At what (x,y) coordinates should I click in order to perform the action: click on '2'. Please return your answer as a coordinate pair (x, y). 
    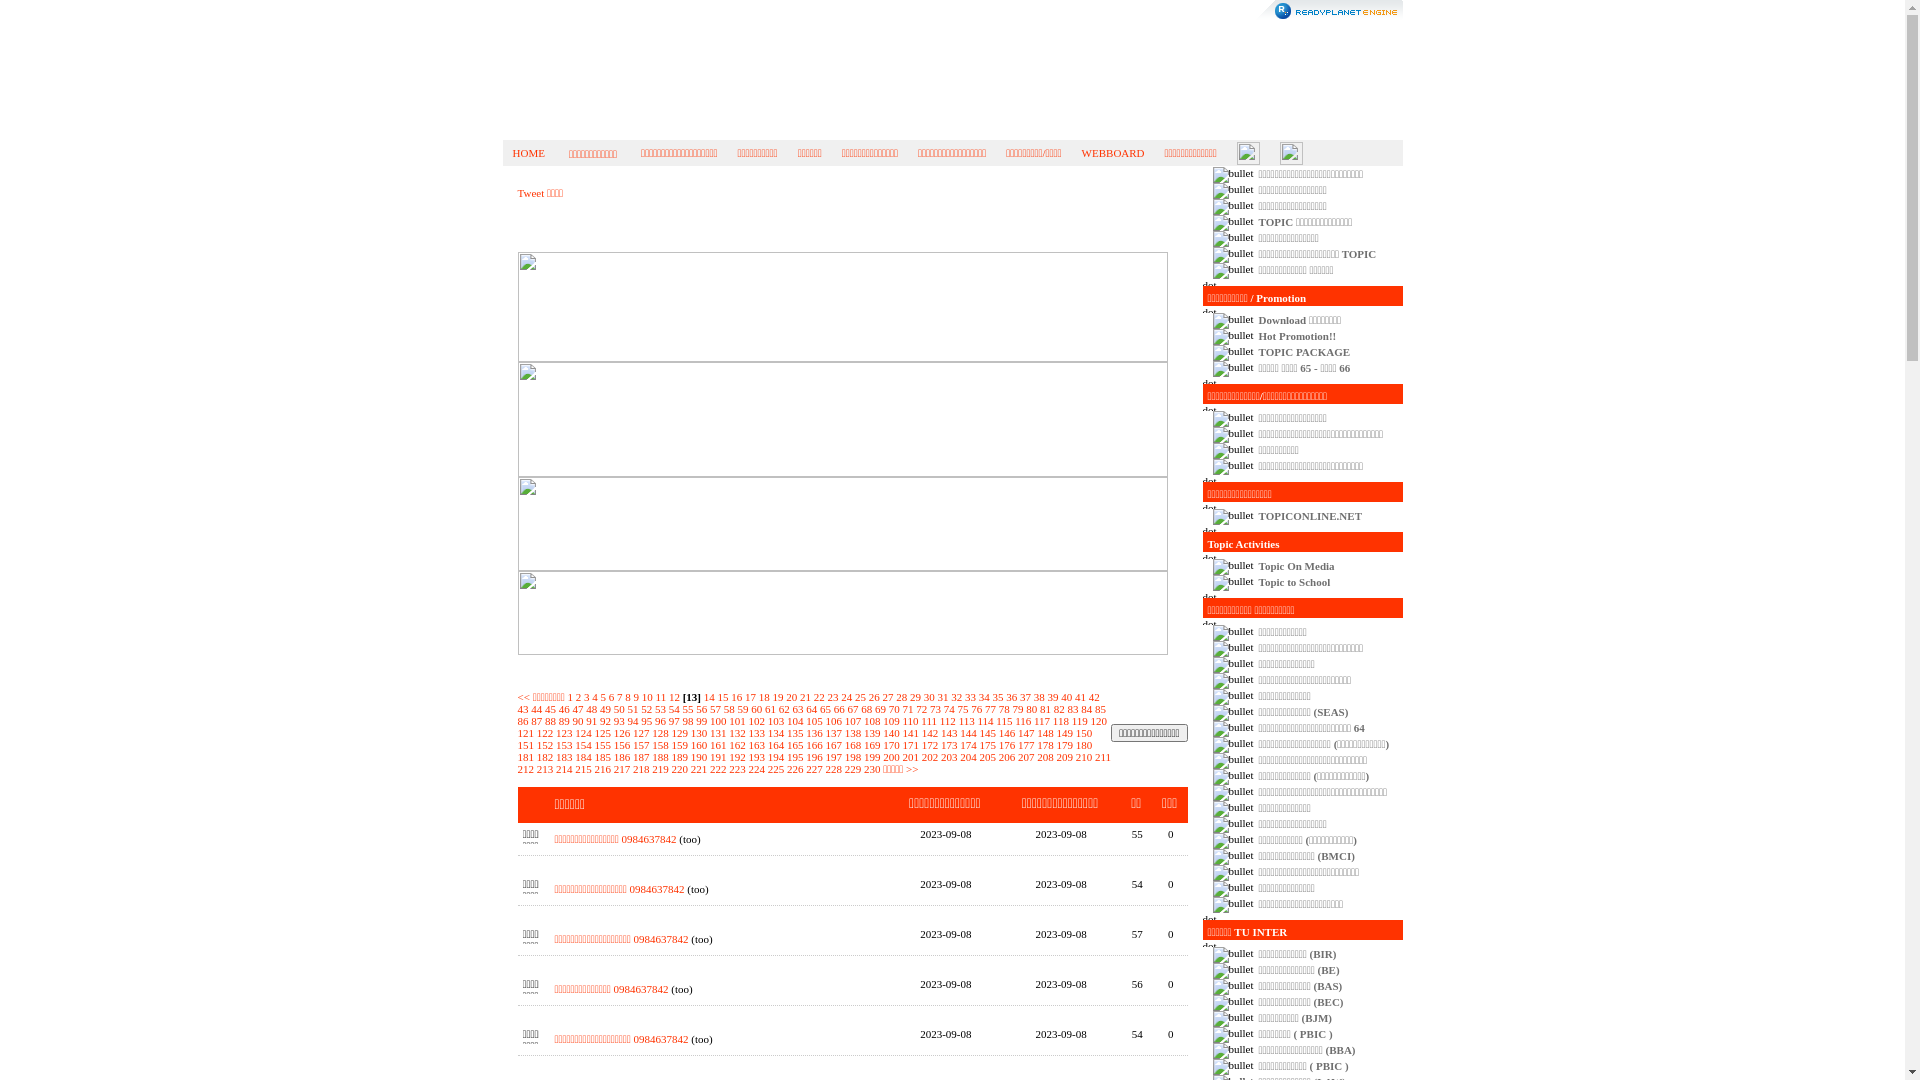
    Looking at the image, I should click on (578, 696).